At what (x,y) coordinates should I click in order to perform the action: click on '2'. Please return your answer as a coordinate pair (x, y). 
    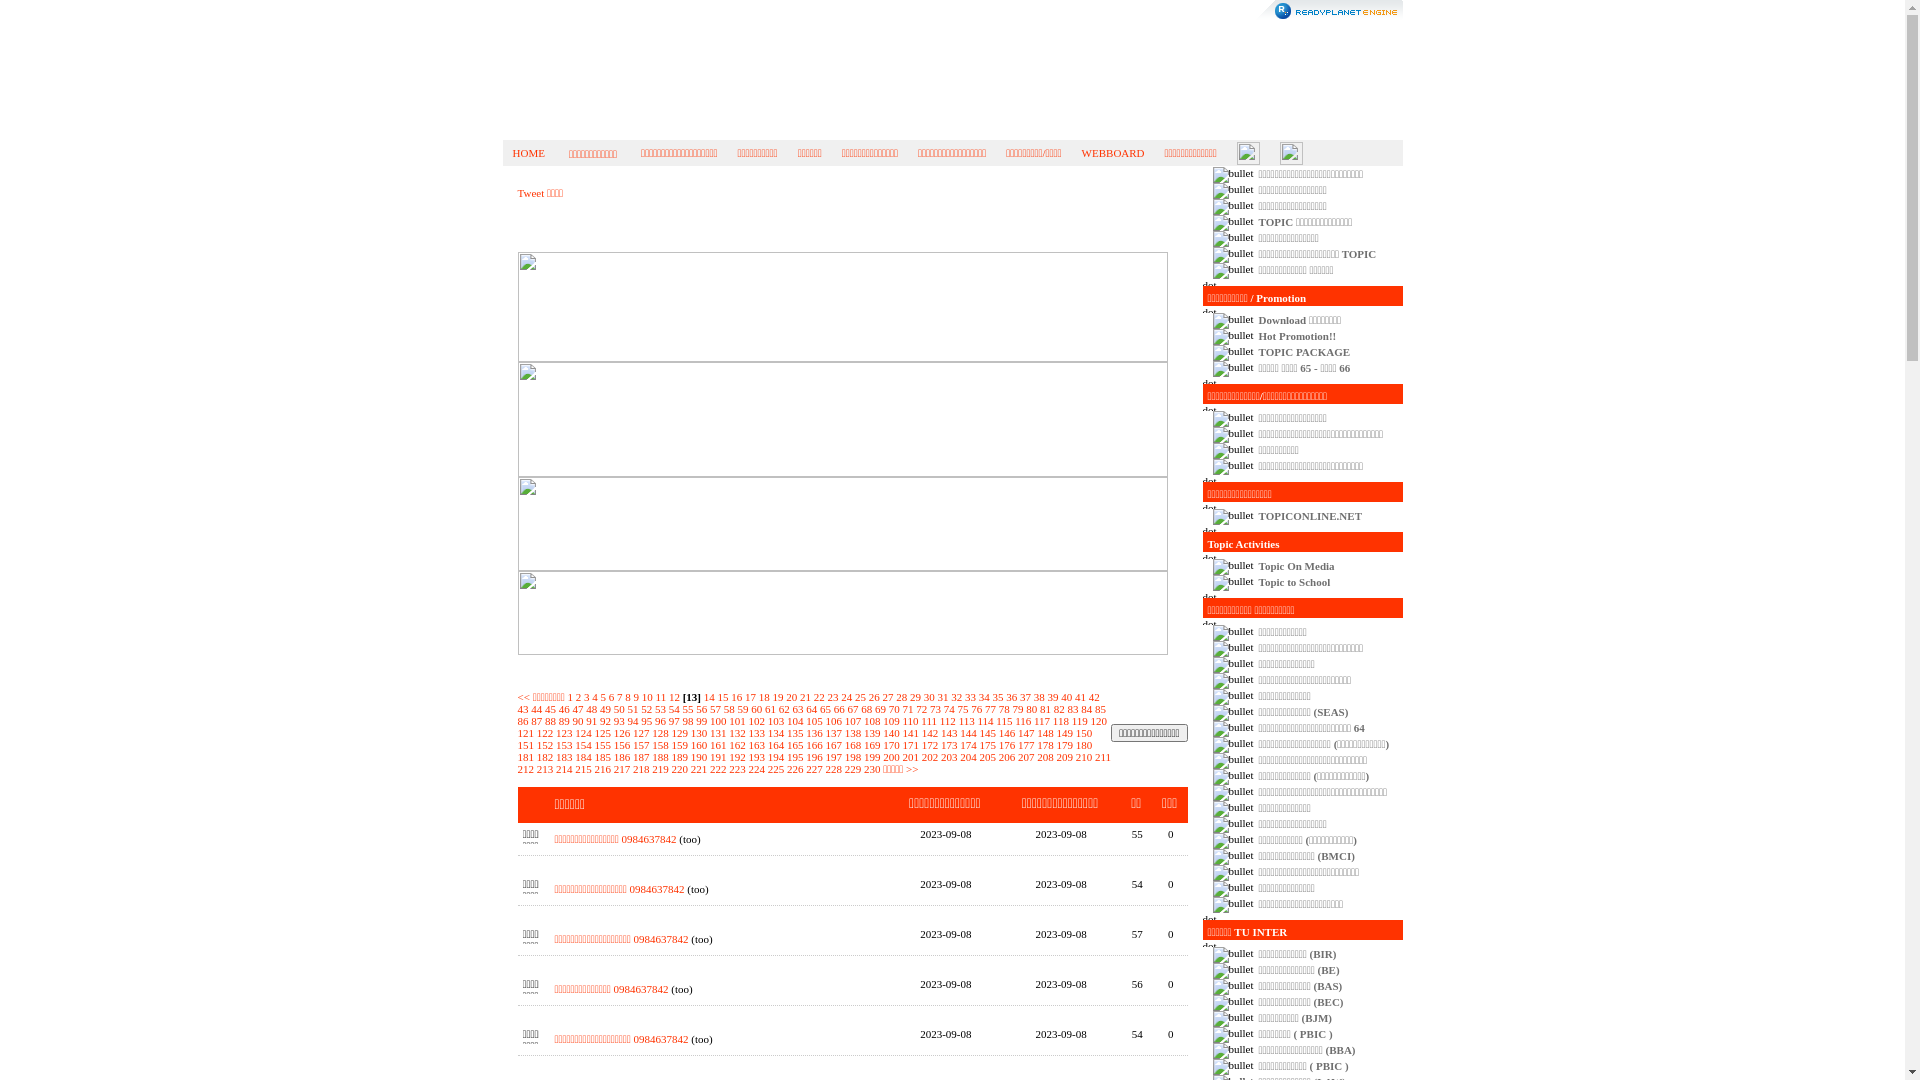
    Looking at the image, I should click on (578, 696).